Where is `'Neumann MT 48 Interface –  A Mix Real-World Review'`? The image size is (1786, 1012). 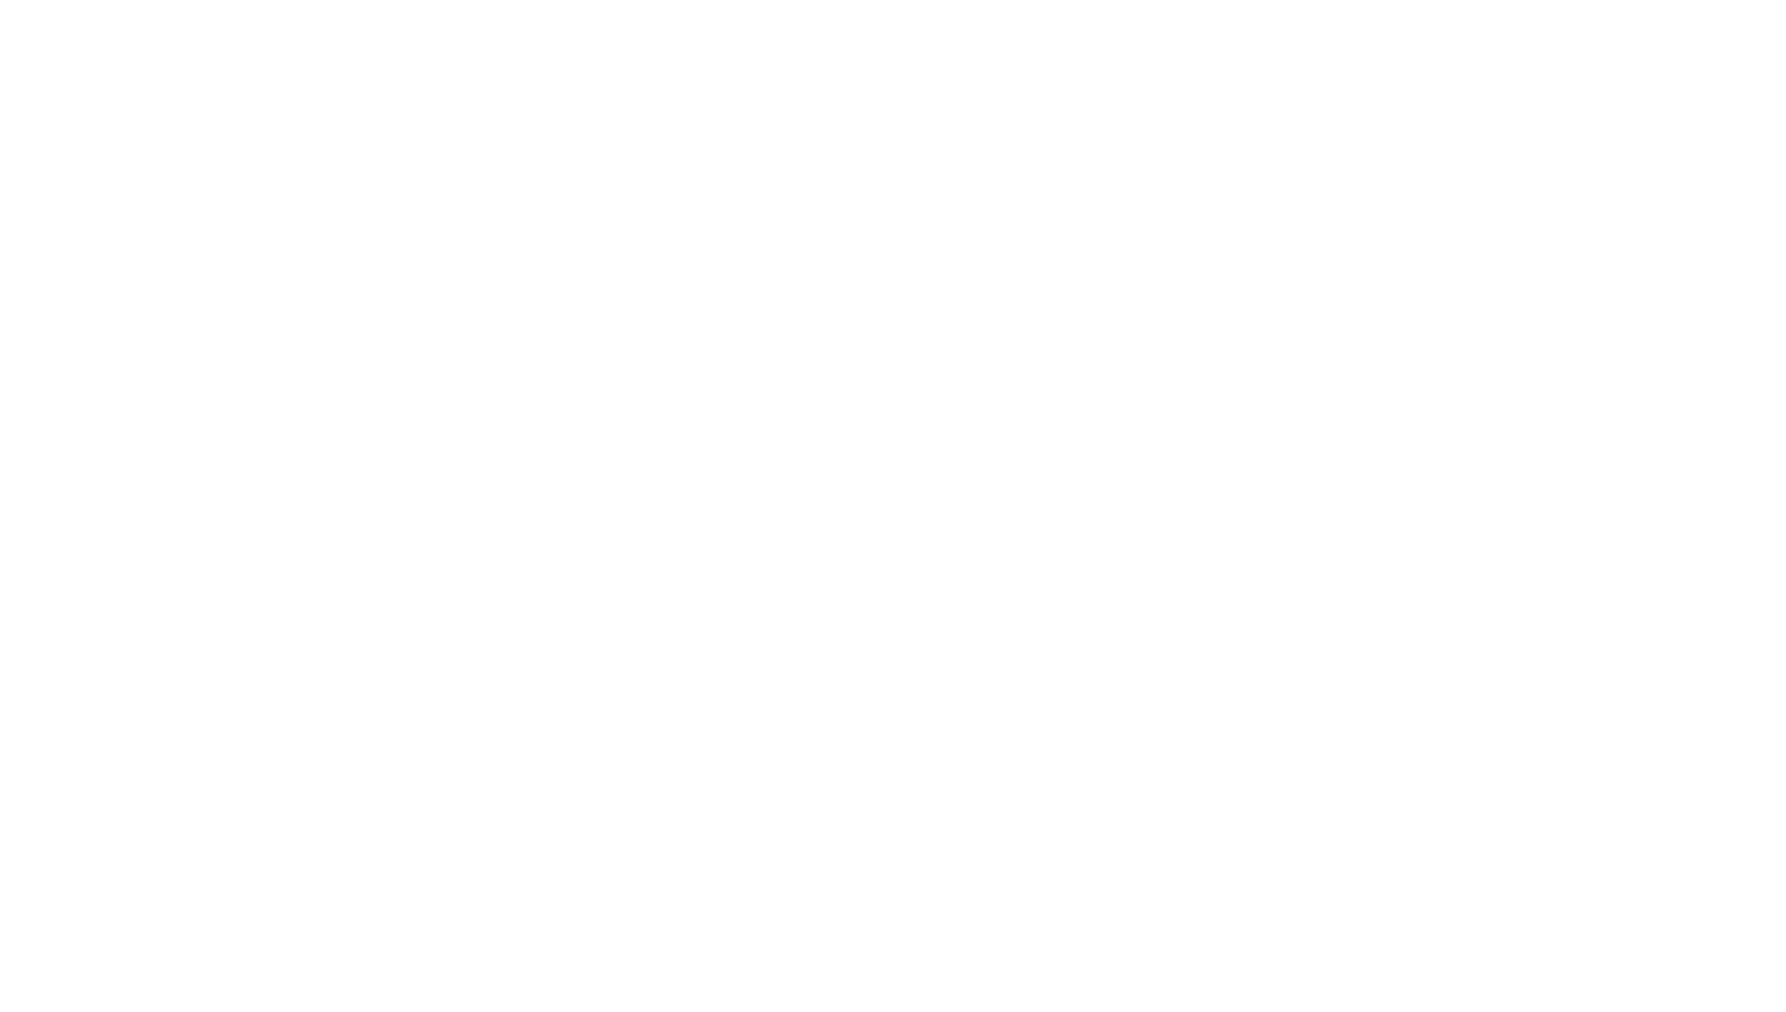
'Neumann MT 48 Interface –  A Mix Real-World Review' is located at coordinates (803, 221).